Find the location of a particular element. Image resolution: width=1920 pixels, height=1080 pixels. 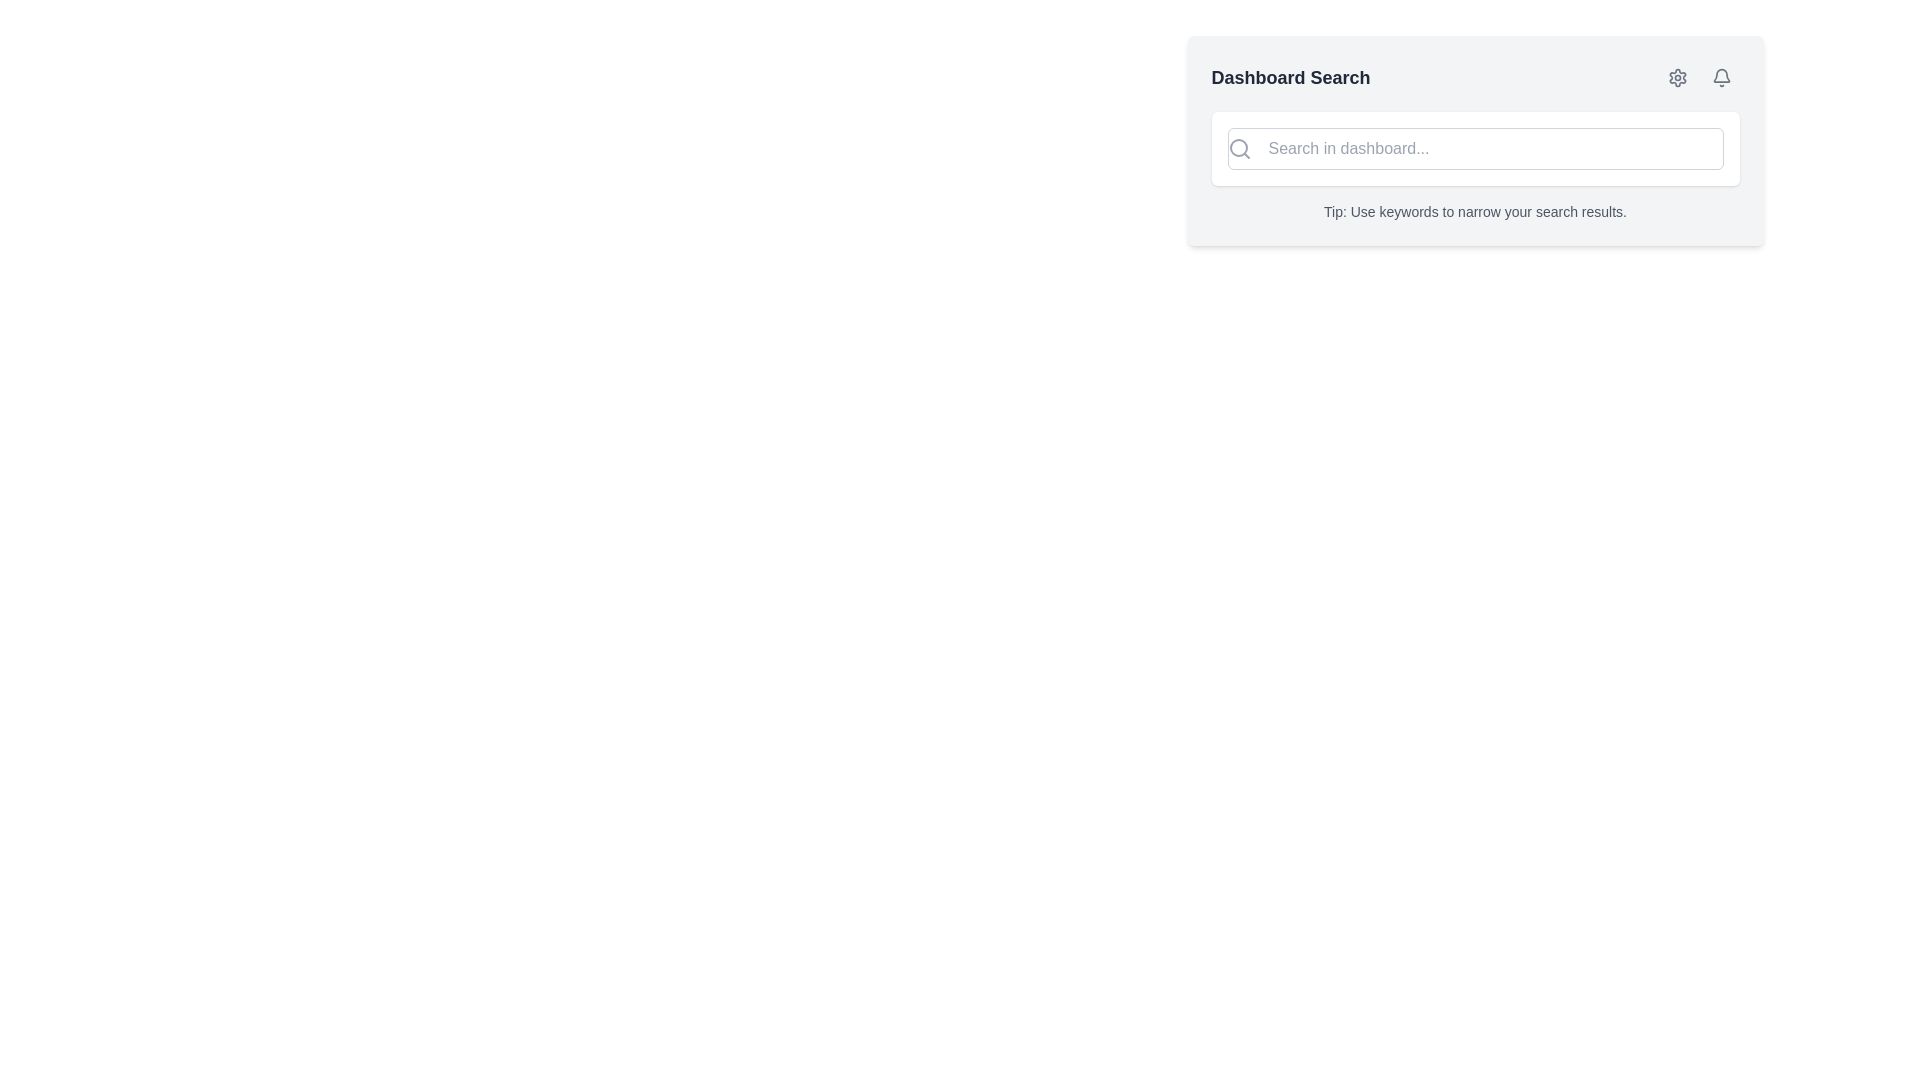

the small bell icon button with a light gray outline is located at coordinates (1720, 76).